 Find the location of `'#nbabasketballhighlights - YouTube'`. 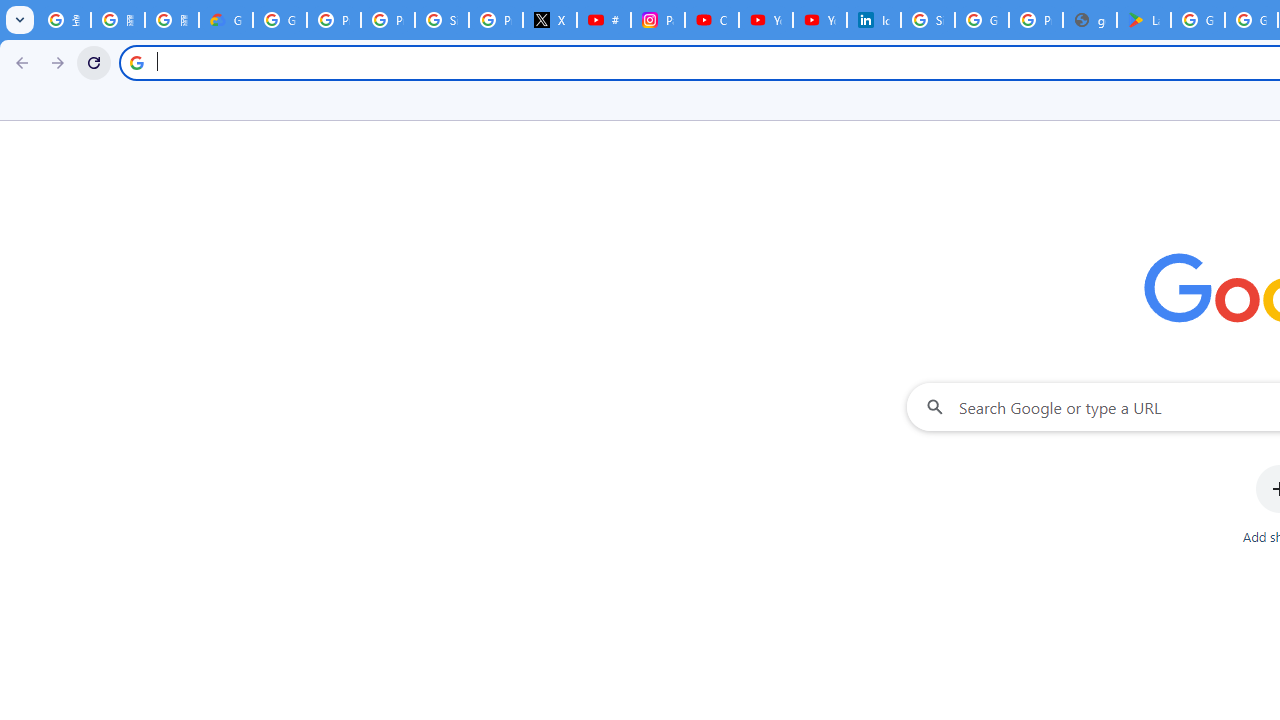

'#nbabasketballhighlights - YouTube' is located at coordinates (603, 20).